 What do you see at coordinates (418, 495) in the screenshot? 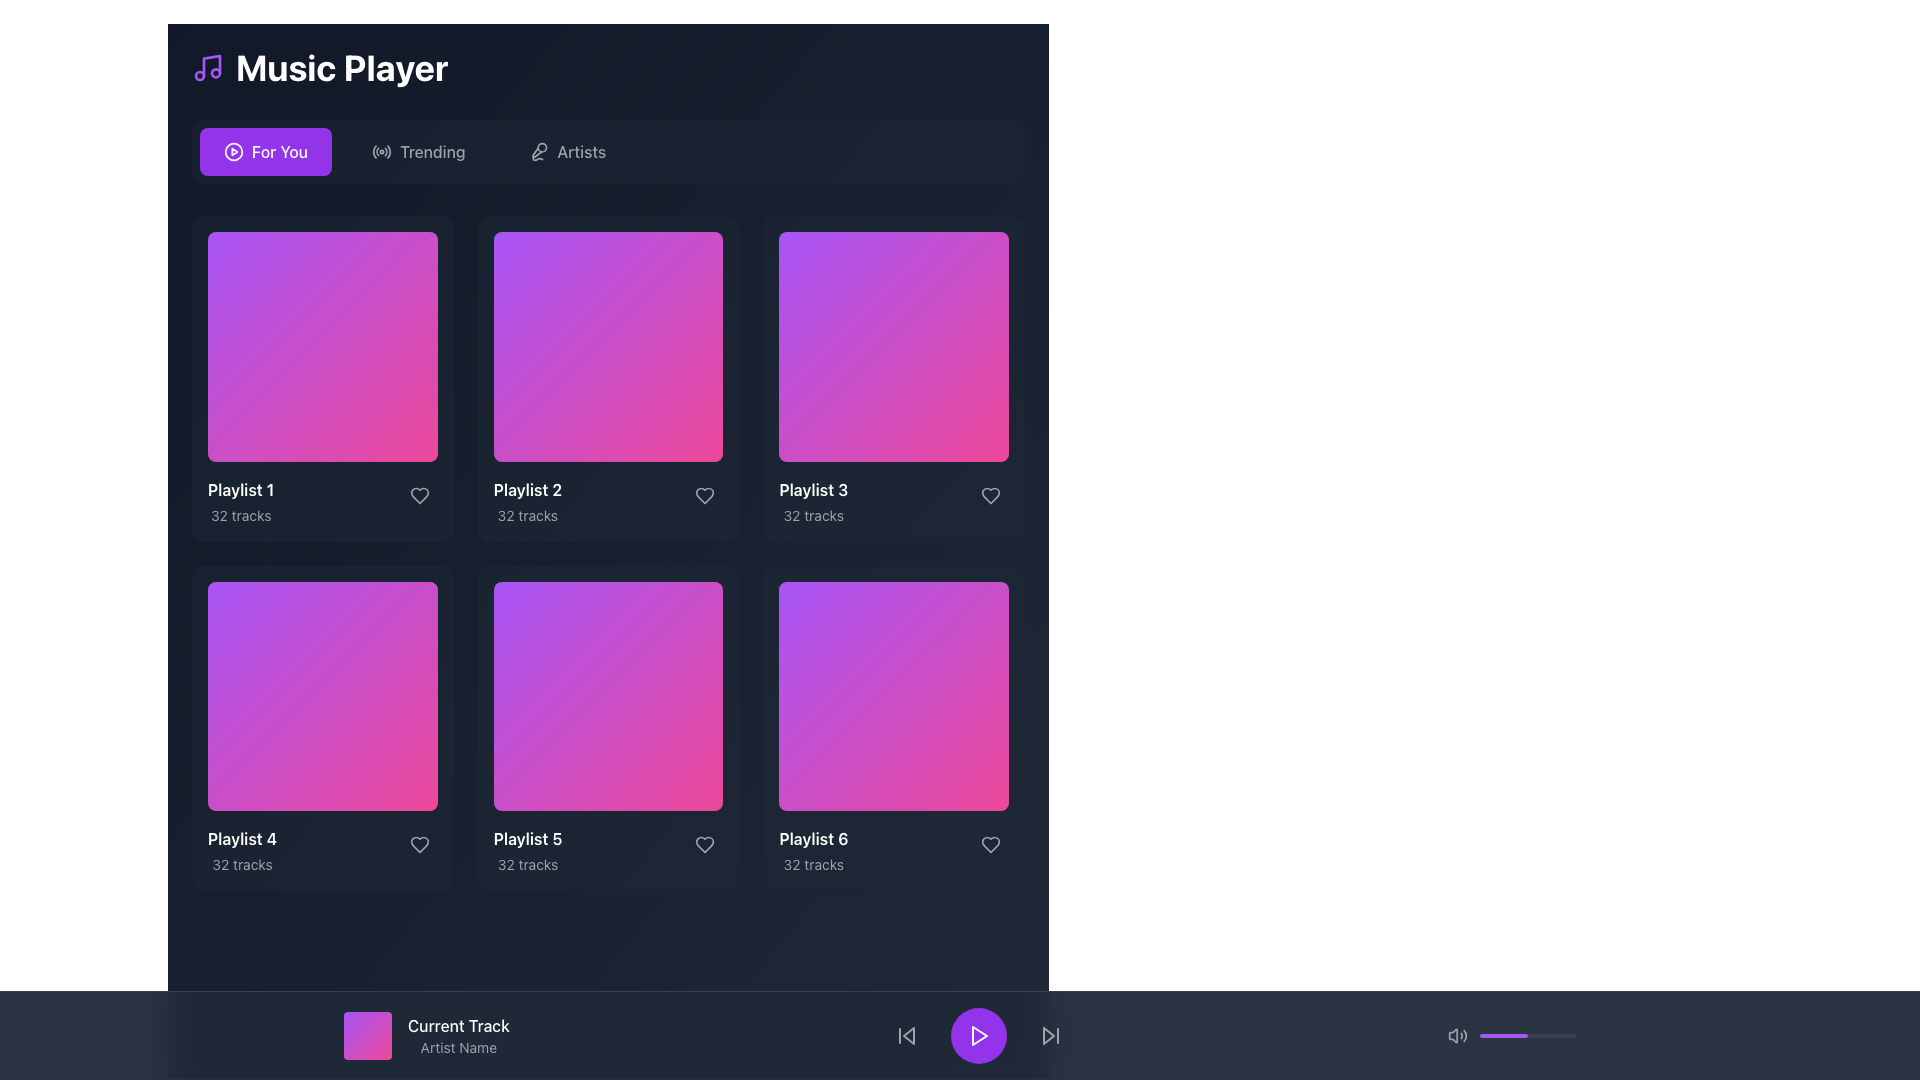
I see `the heart-shaped icon button located at the bottom right corner of the 'Playlist 2' card` at bounding box center [418, 495].